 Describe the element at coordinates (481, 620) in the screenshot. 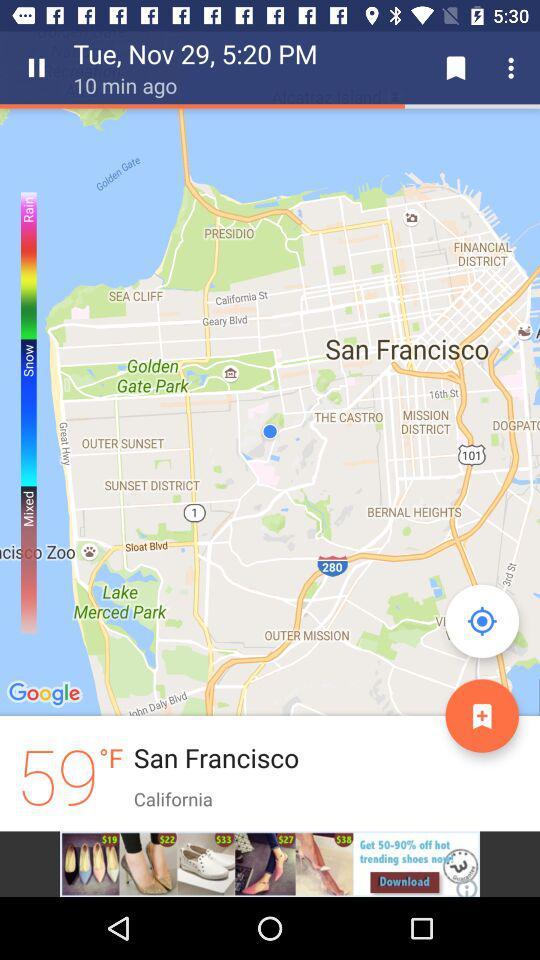

I see `location option` at that location.